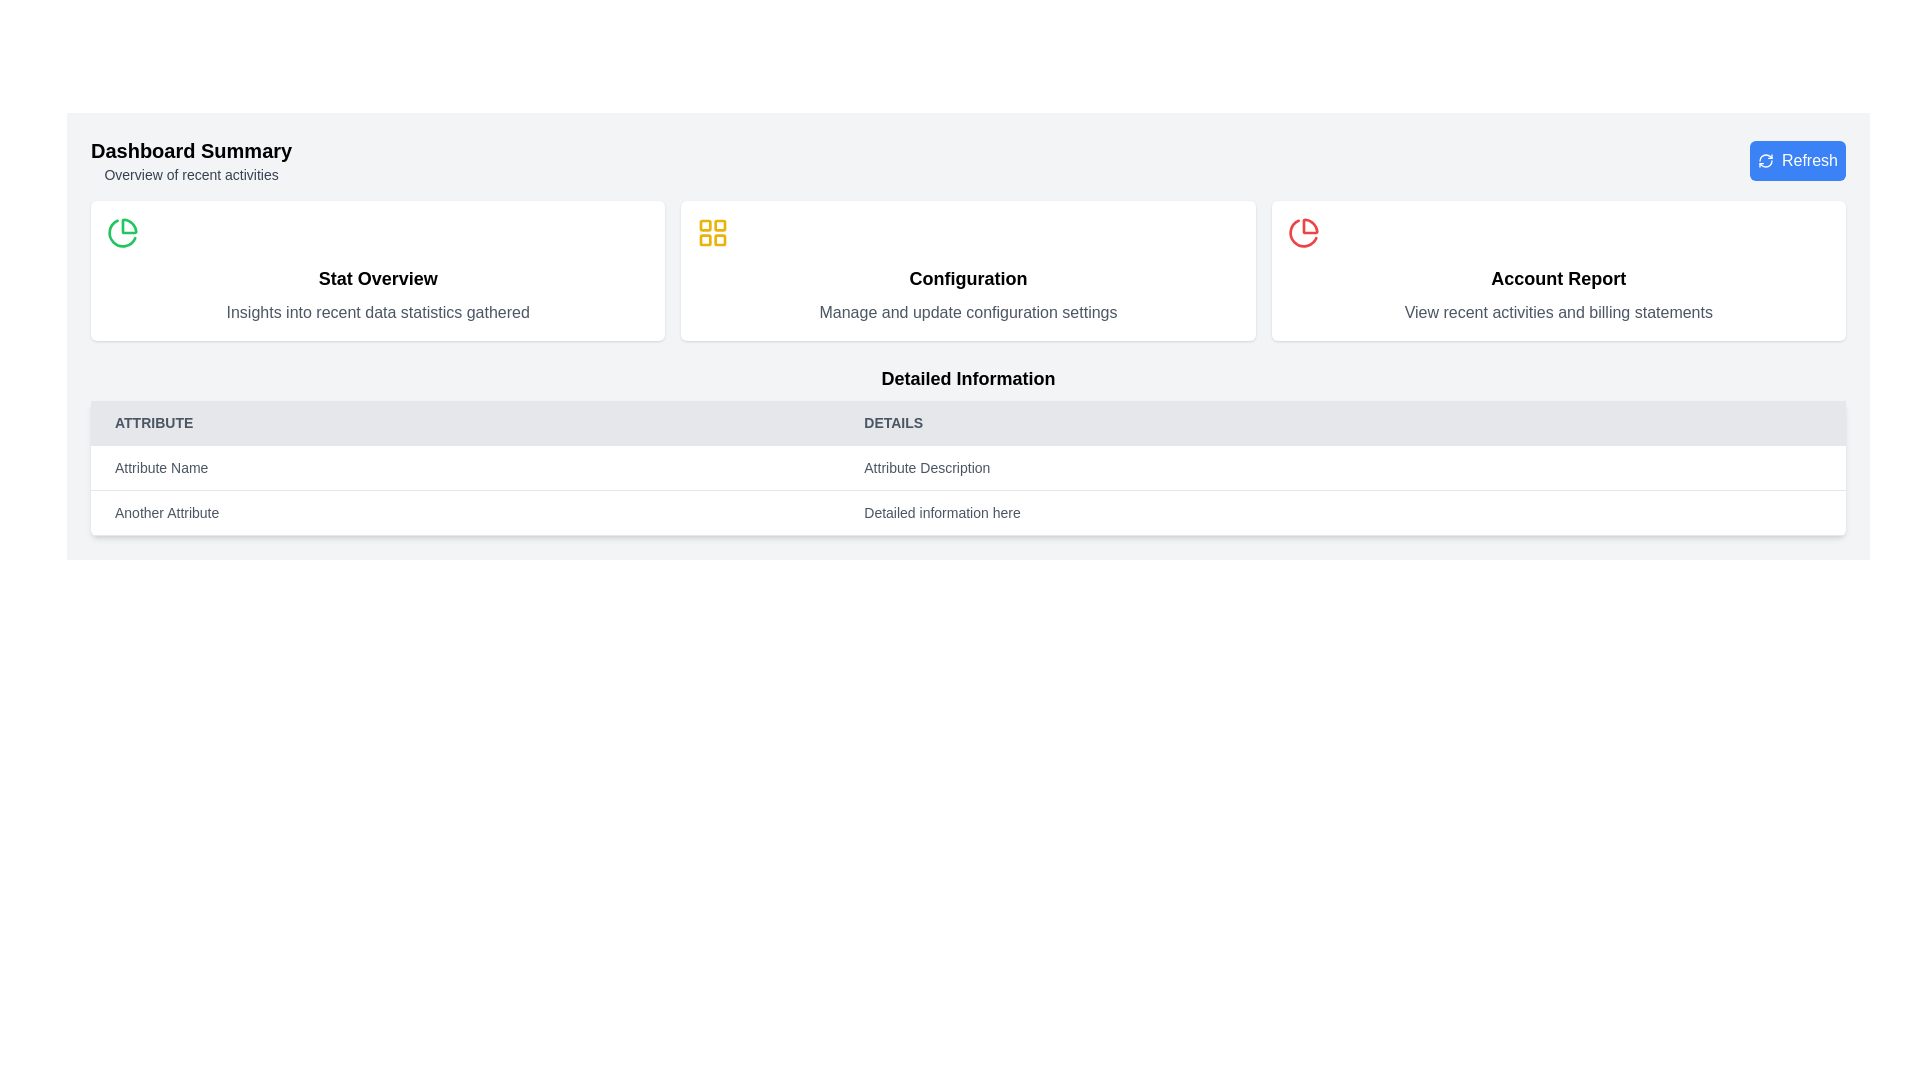 The width and height of the screenshot is (1920, 1080). I want to click on the decorative grid icon in the 'Configuration' panel, which symbolizes settings and management features, so click(713, 231).